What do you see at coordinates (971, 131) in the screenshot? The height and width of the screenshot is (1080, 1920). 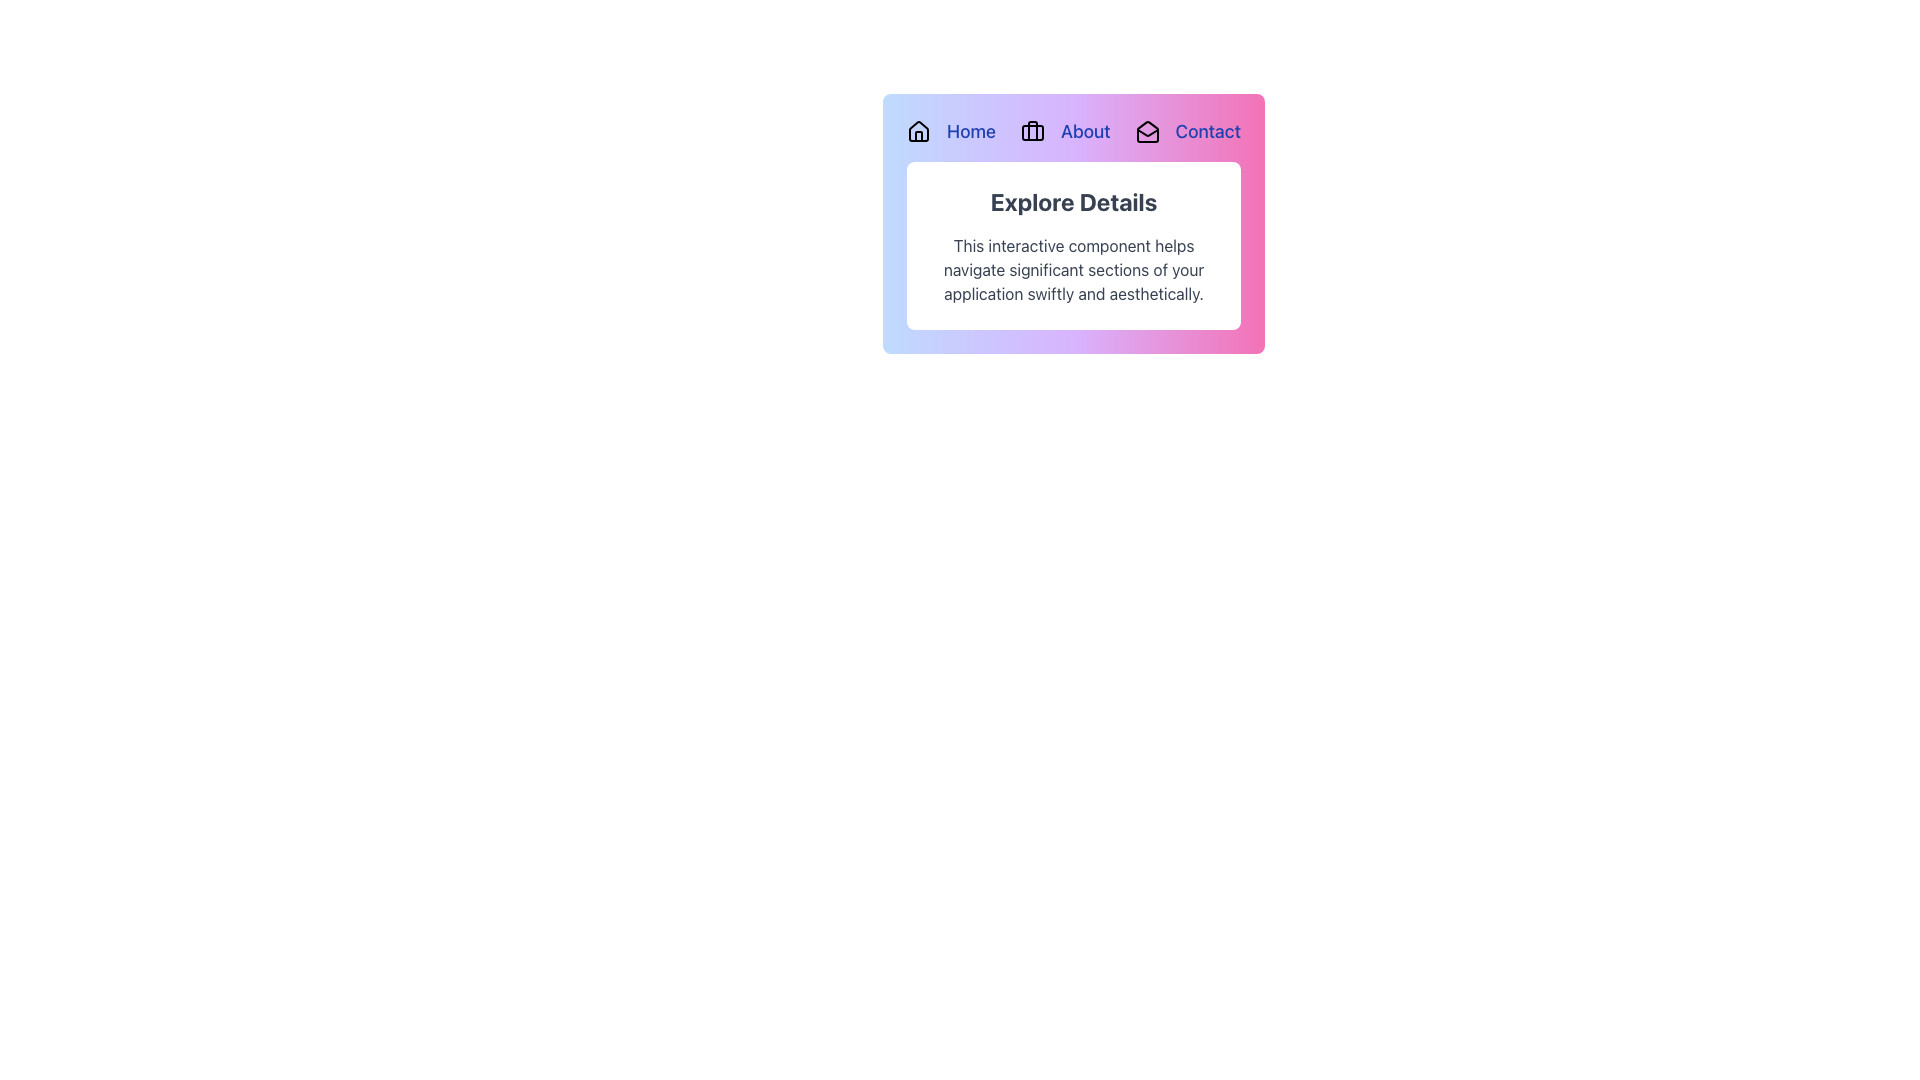 I see `the hyperlink located at the top left of the user interface, within the horizontal navigation bar` at bounding box center [971, 131].